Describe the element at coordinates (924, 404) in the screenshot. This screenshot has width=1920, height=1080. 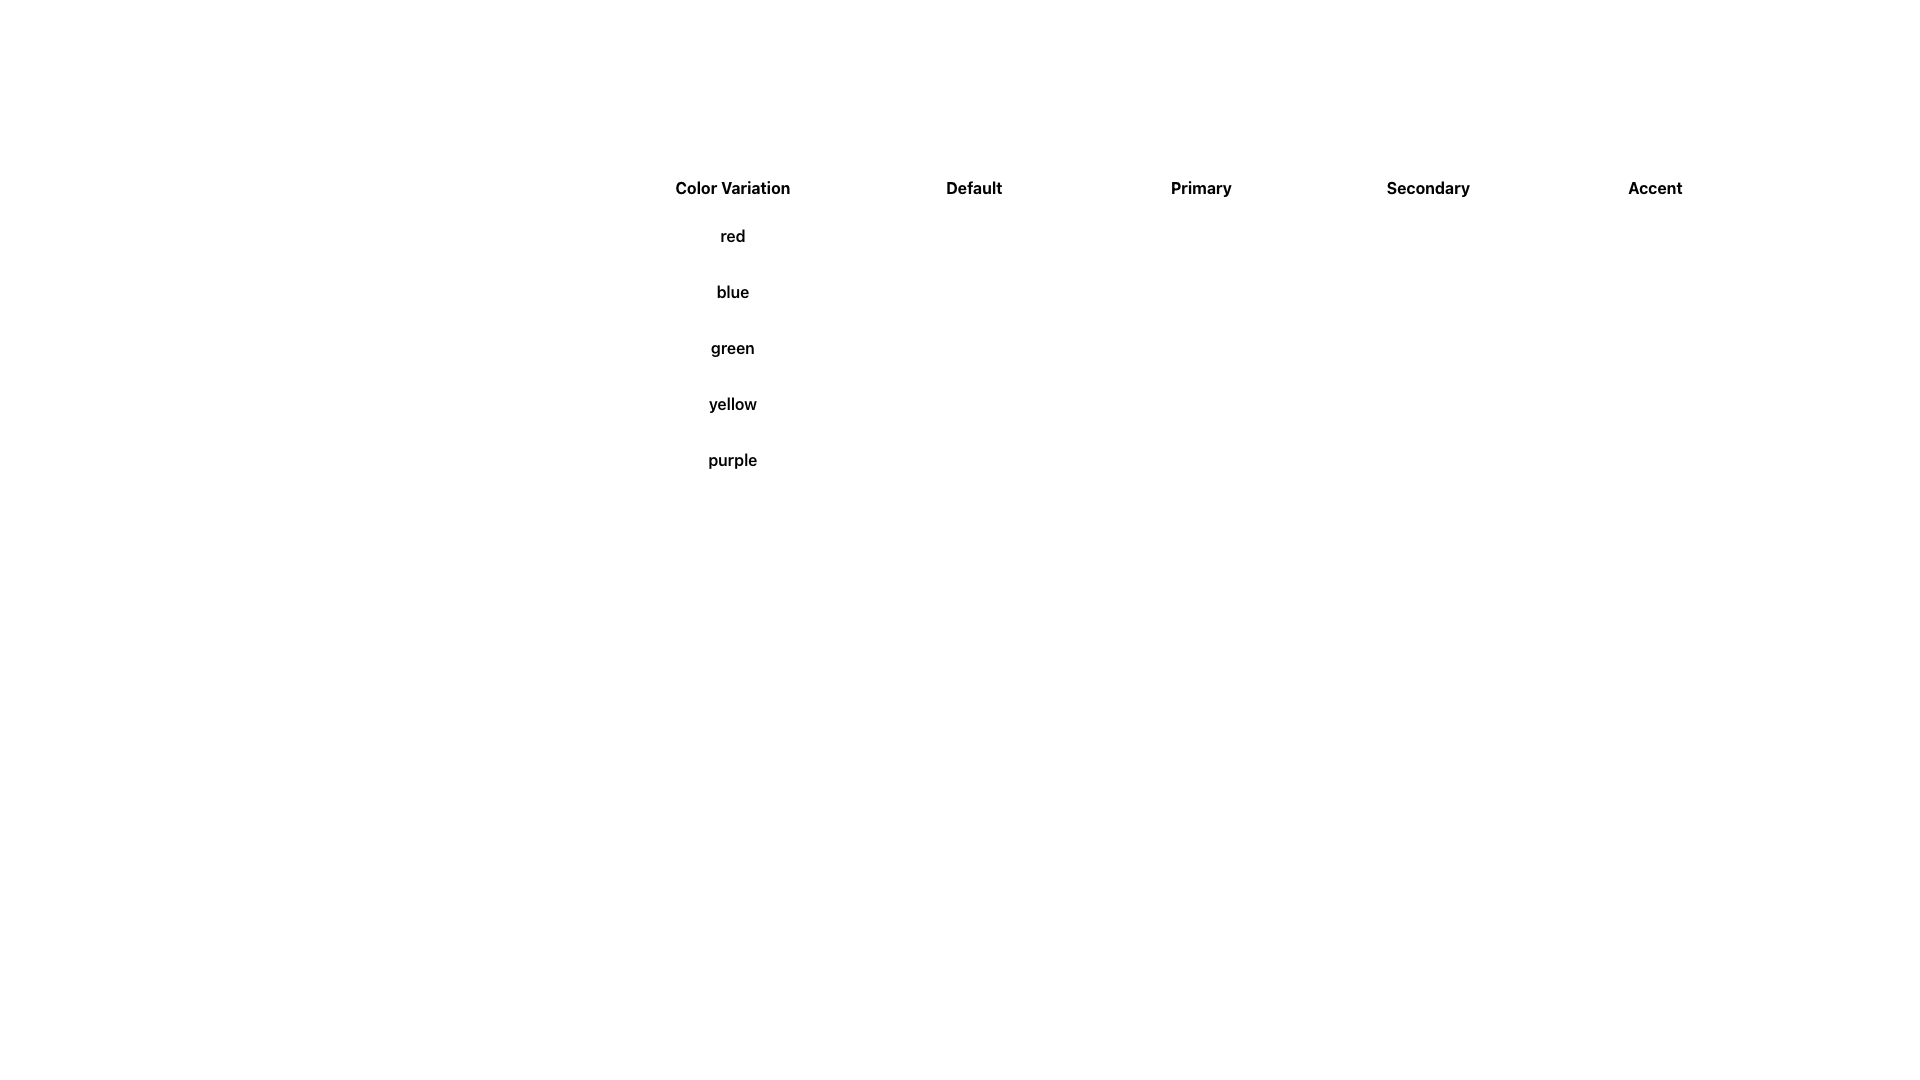
I see `the button in the fourth row of the 'Default' column` at that location.